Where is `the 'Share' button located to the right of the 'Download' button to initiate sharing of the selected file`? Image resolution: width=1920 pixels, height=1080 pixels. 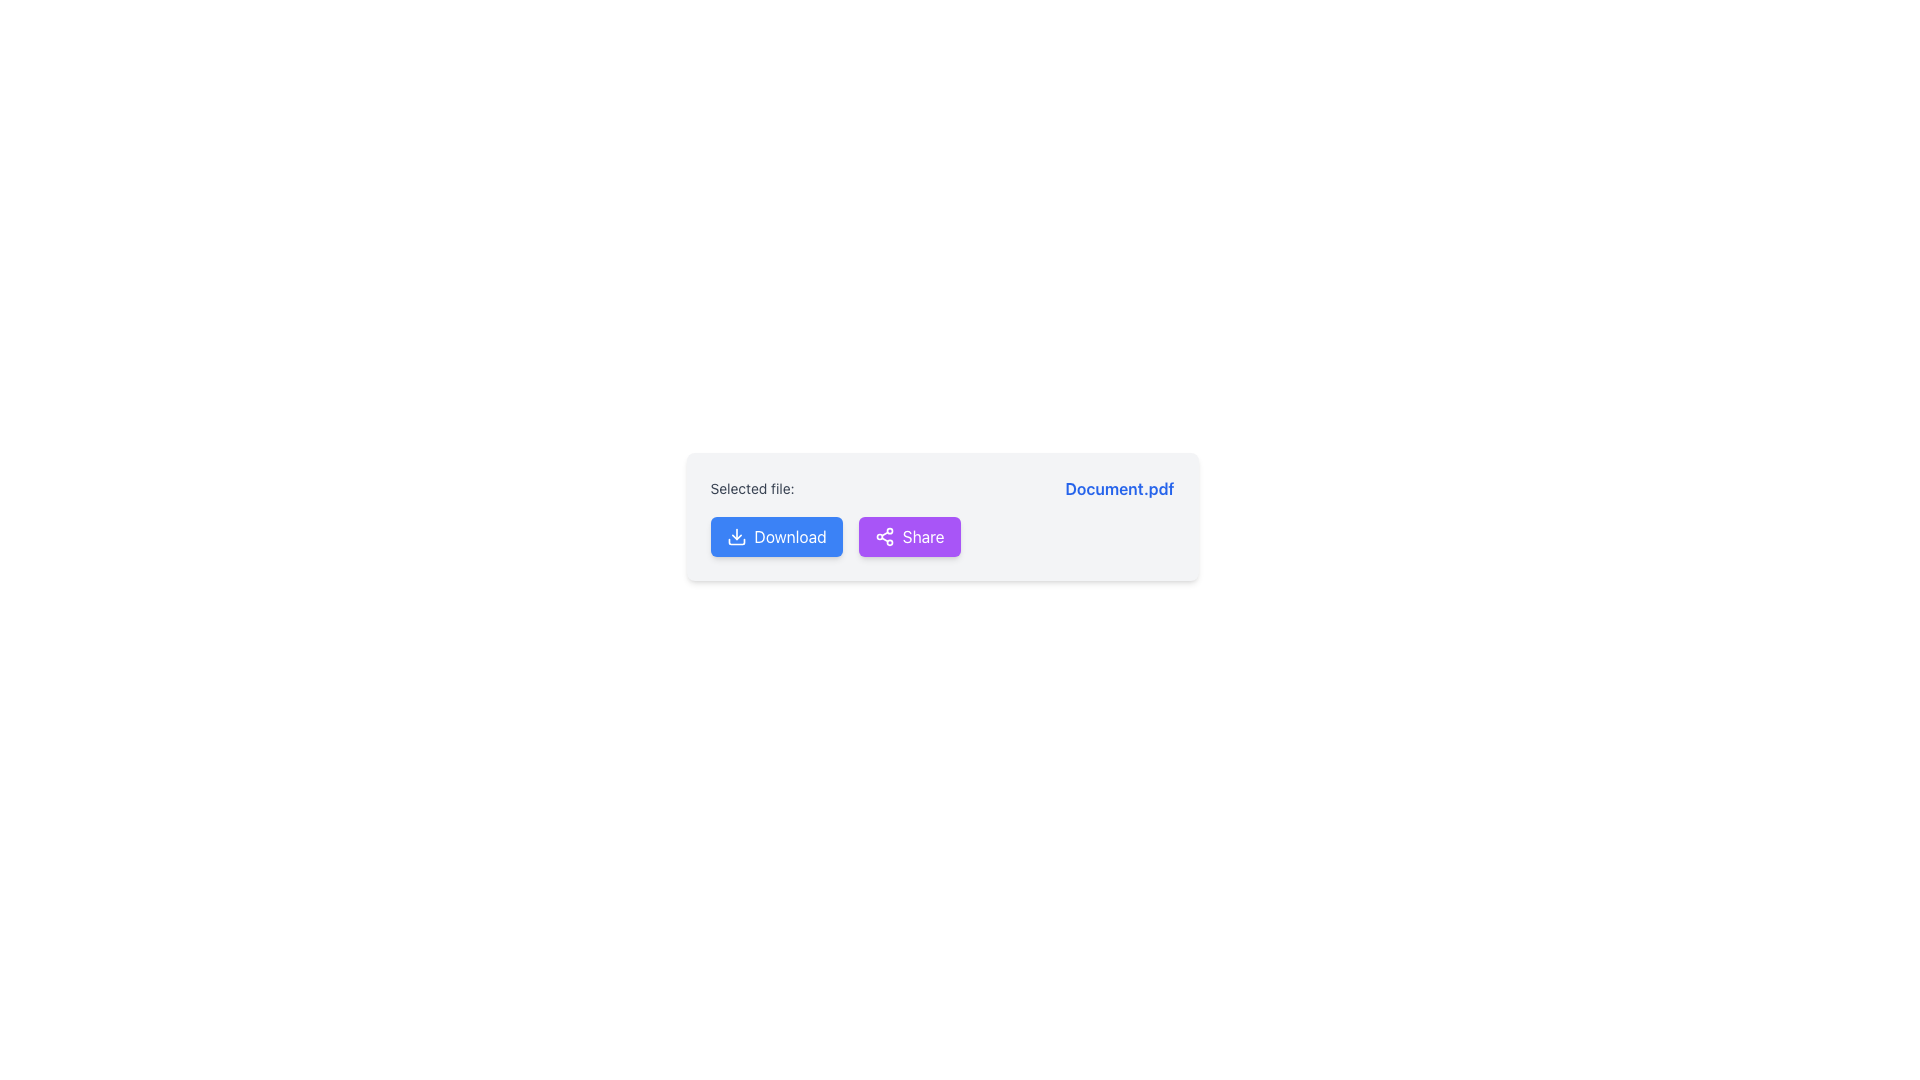 the 'Share' button located to the right of the 'Download' button to initiate sharing of the selected file is located at coordinates (941, 535).